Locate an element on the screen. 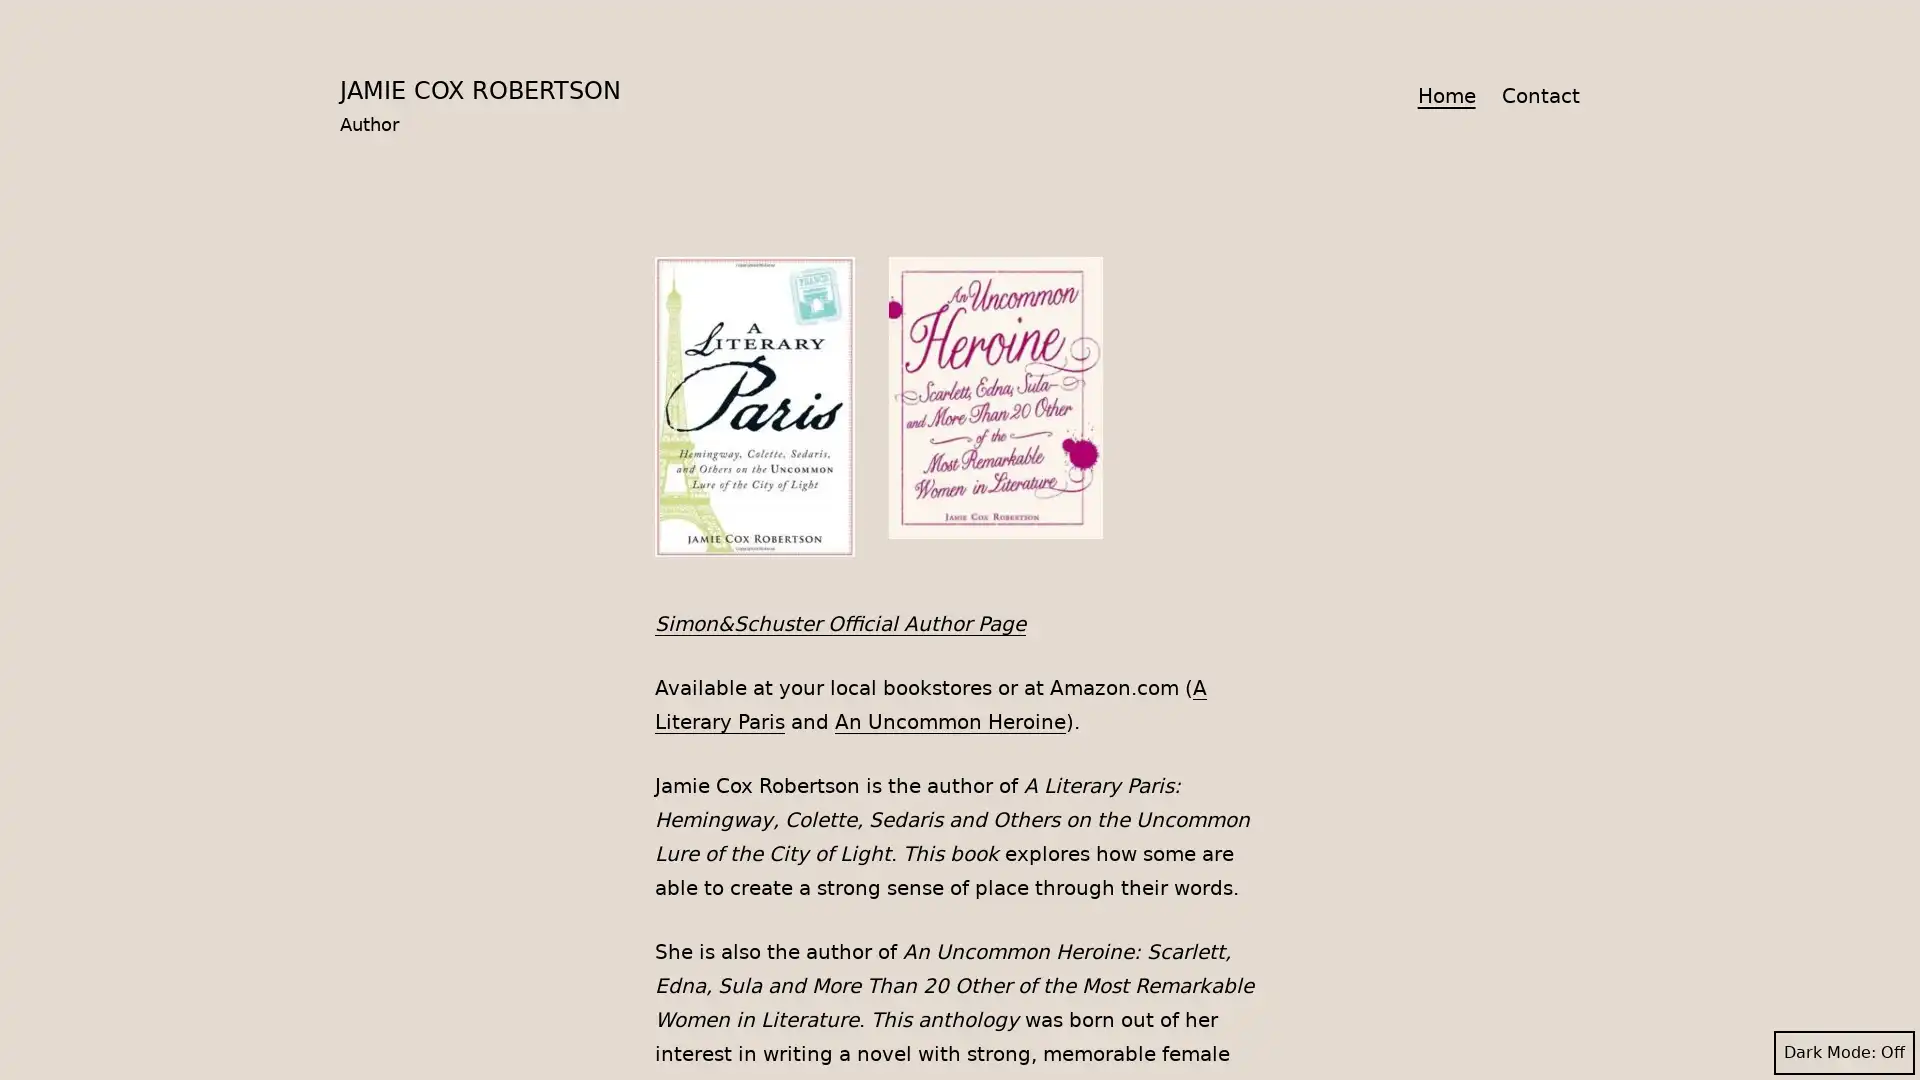 This screenshot has width=1920, height=1080. Dark Mode: is located at coordinates (1843, 1052).